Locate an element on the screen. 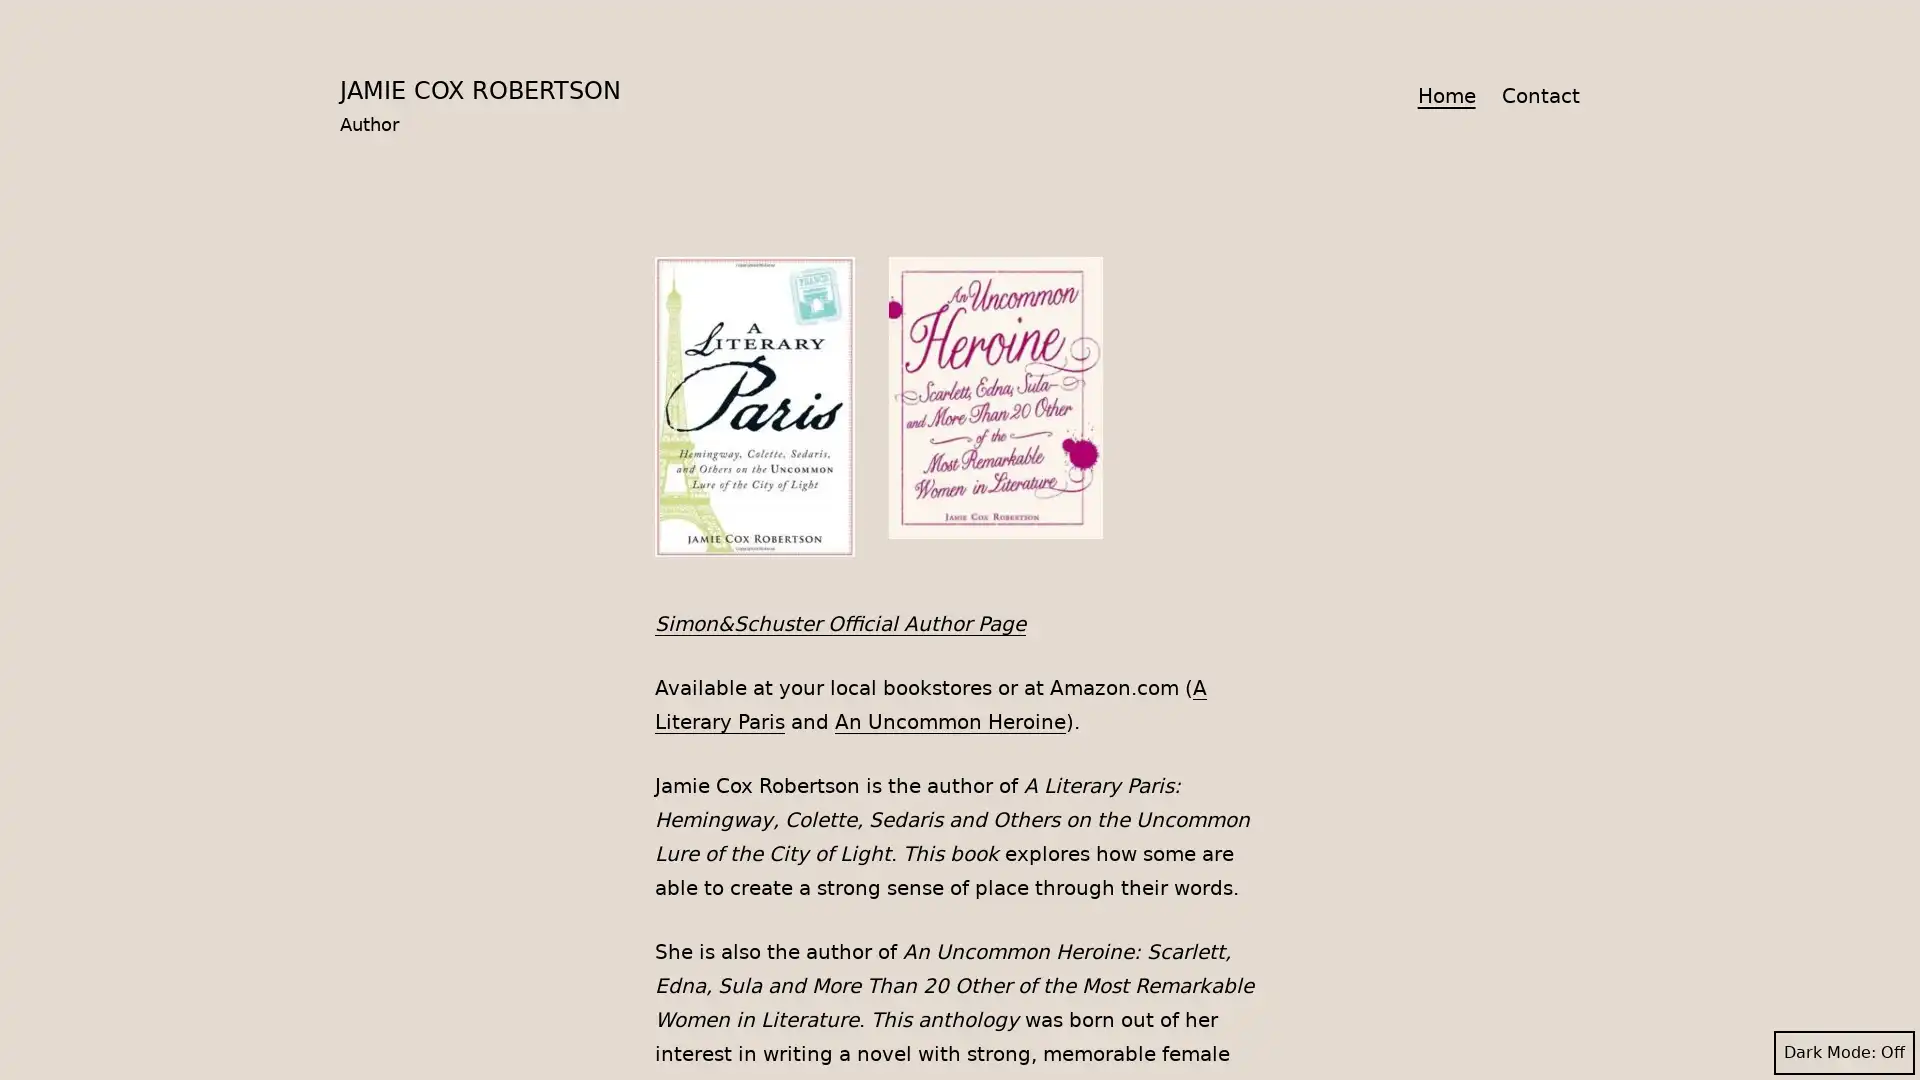 This screenshot has width=1920, height=1080. Dark Mode: is located at coordinates (1843, 1052).